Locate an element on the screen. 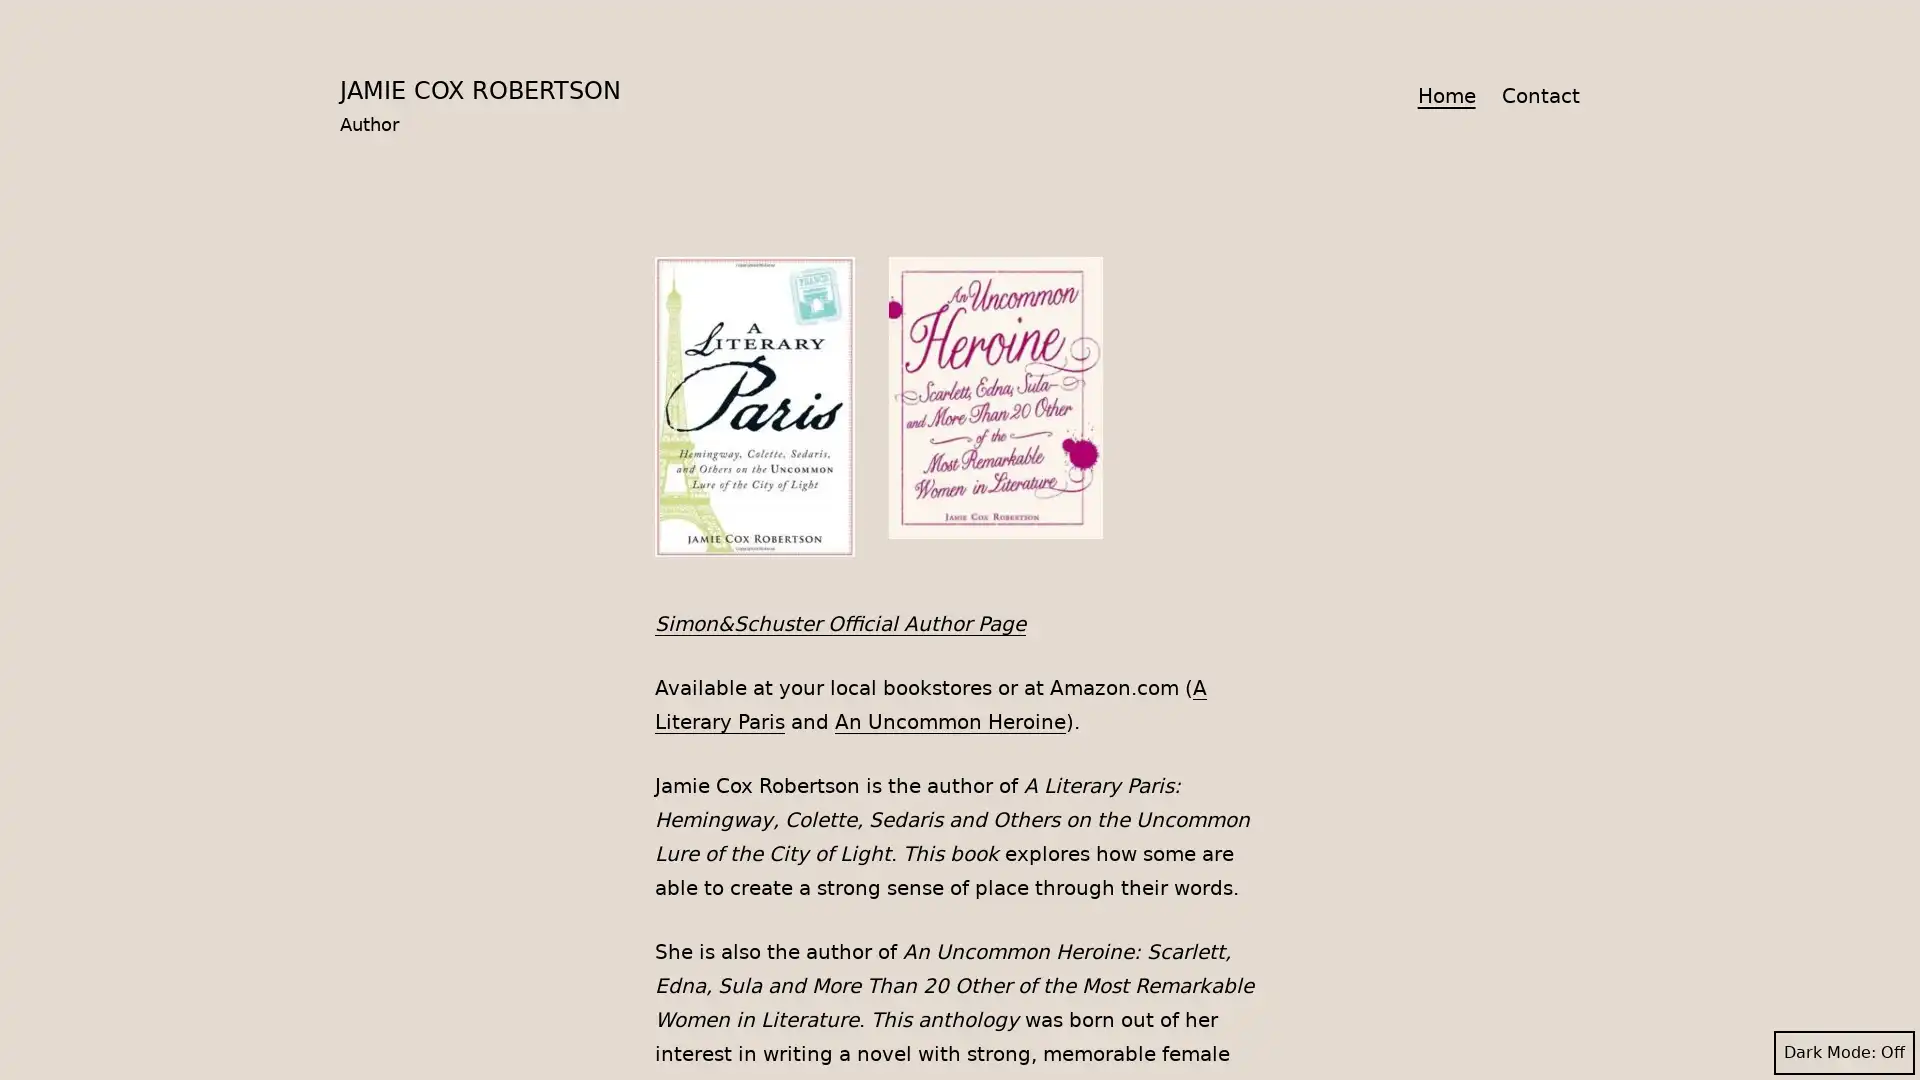 This screenshot has width=1920, height=1080. Dark Mode: is located at coordinates (1843, 1052).